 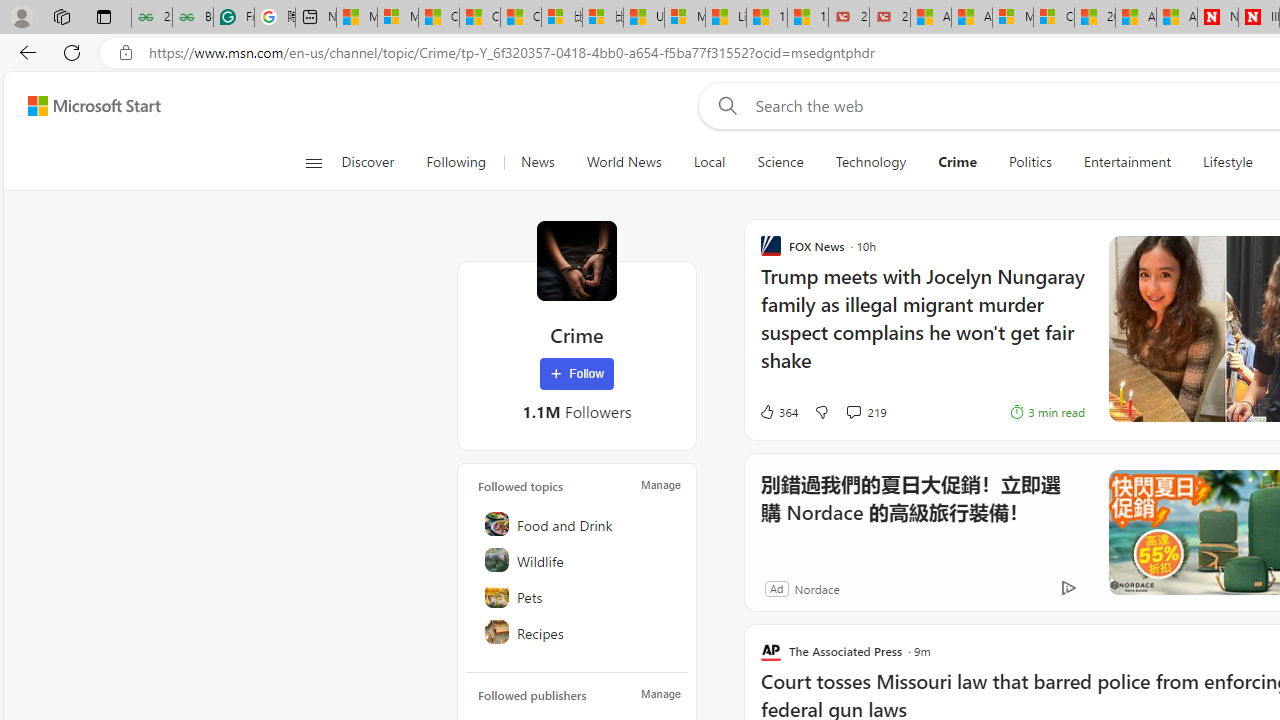 I want to click on 'USA TODAY - MSN', so click(x=643, y=17).